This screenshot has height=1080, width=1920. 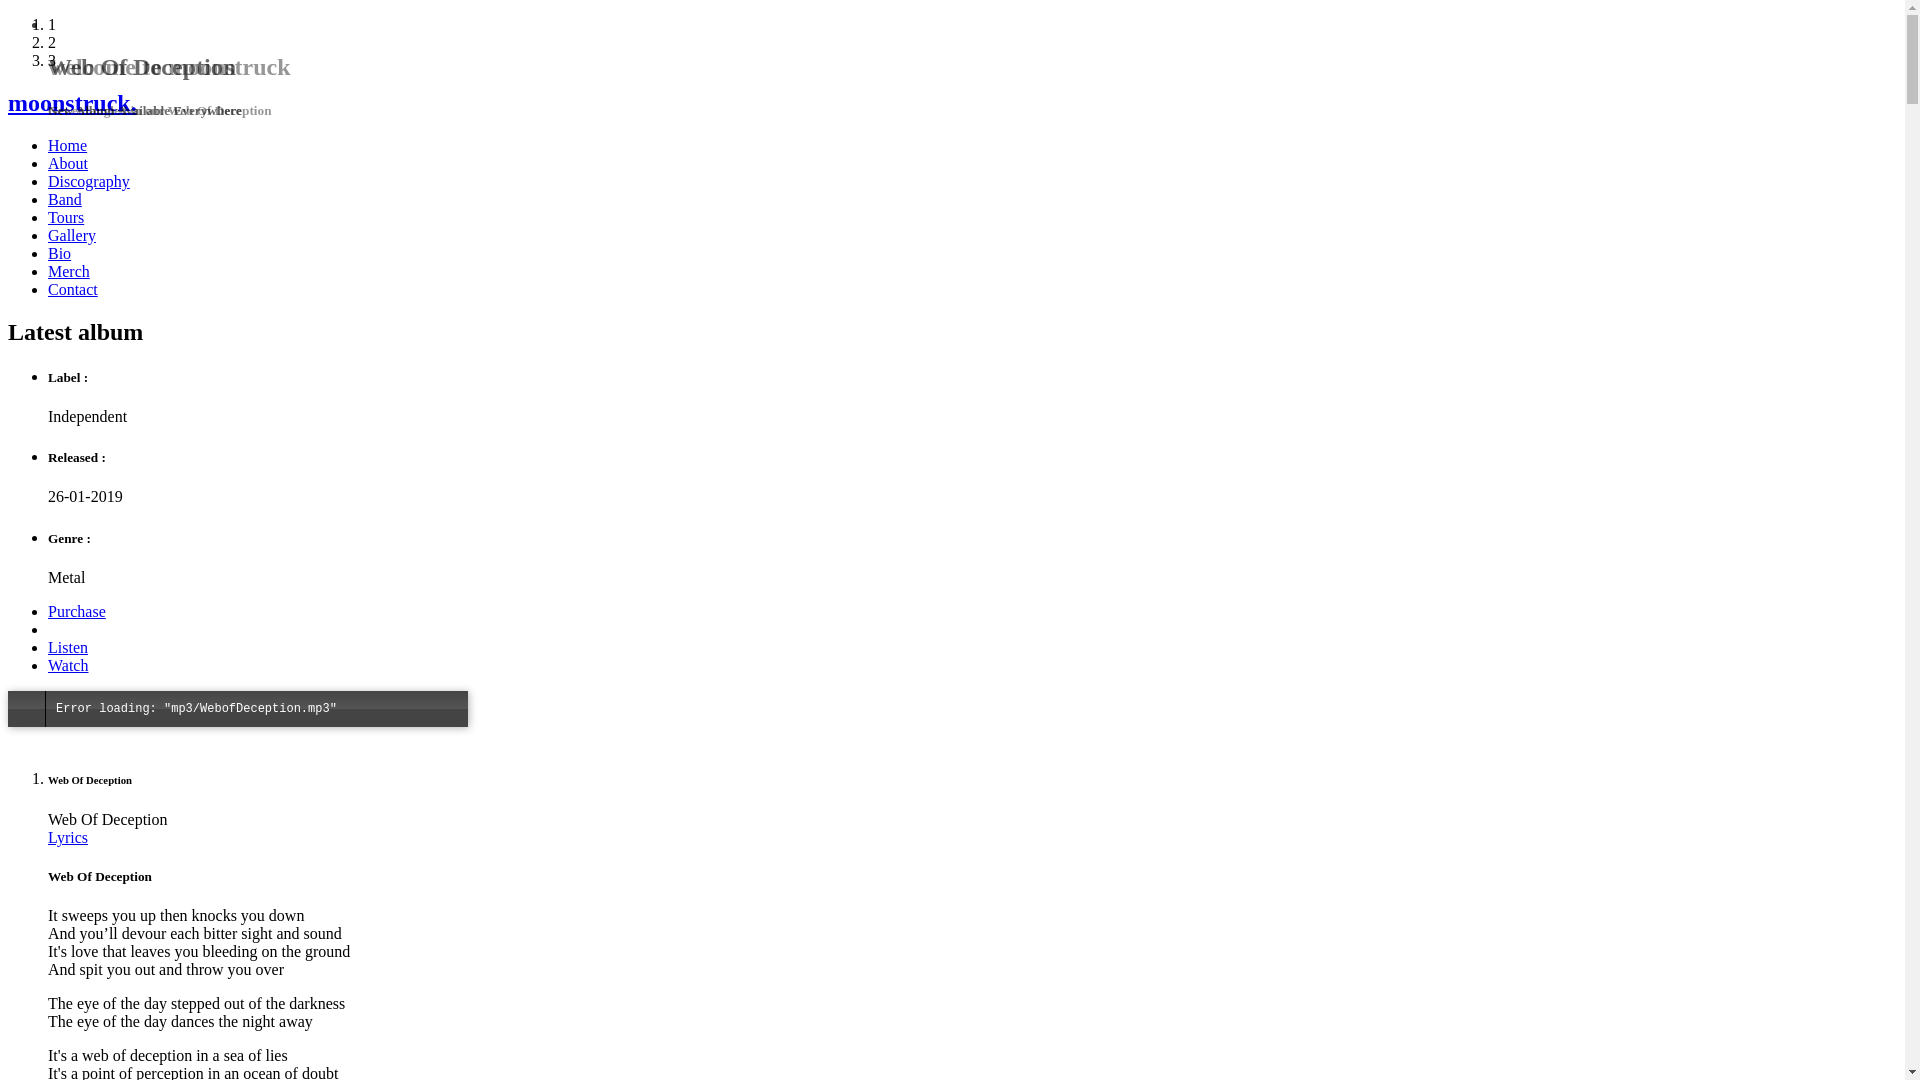 I want to click on 'Purchase', so click(x=48, y=610).